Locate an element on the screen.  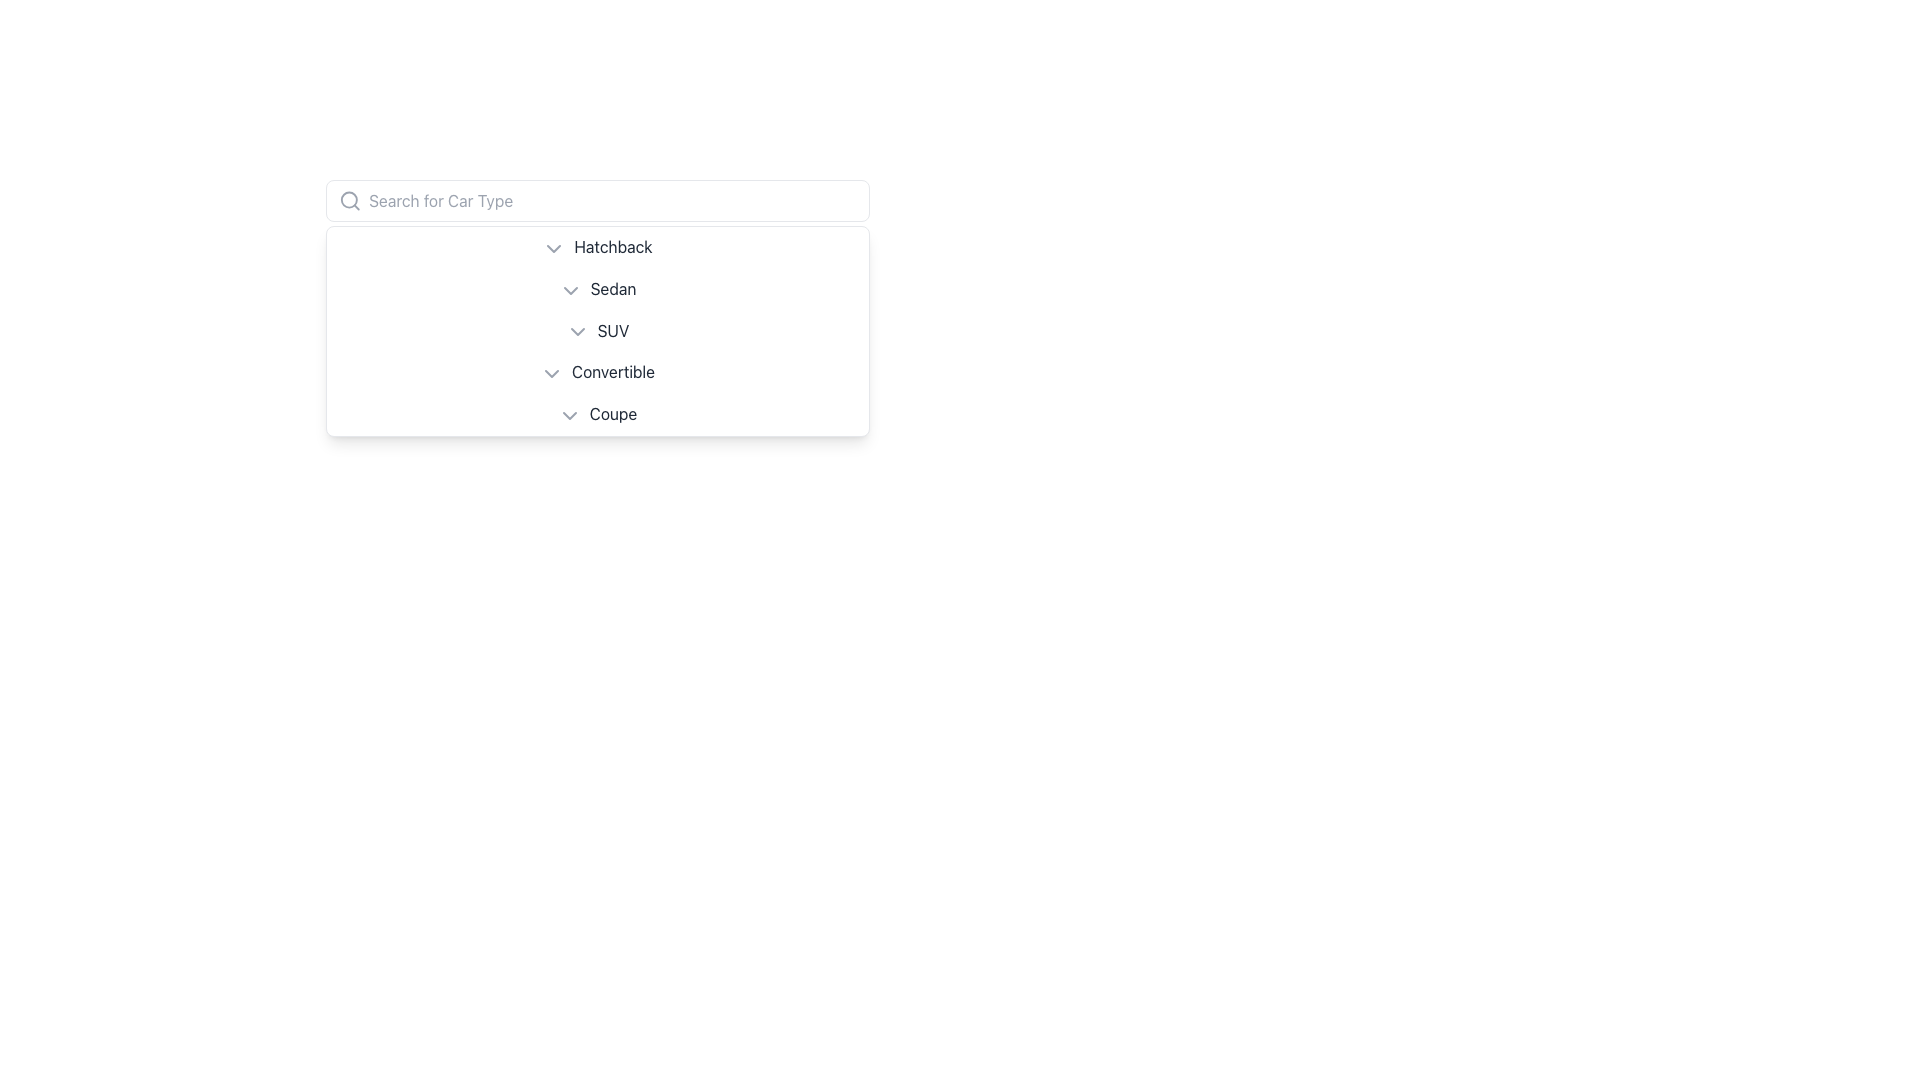
the downward-pointing chevron icon to the left of the 'Convertible' text label is located at coordinates (552, 374).